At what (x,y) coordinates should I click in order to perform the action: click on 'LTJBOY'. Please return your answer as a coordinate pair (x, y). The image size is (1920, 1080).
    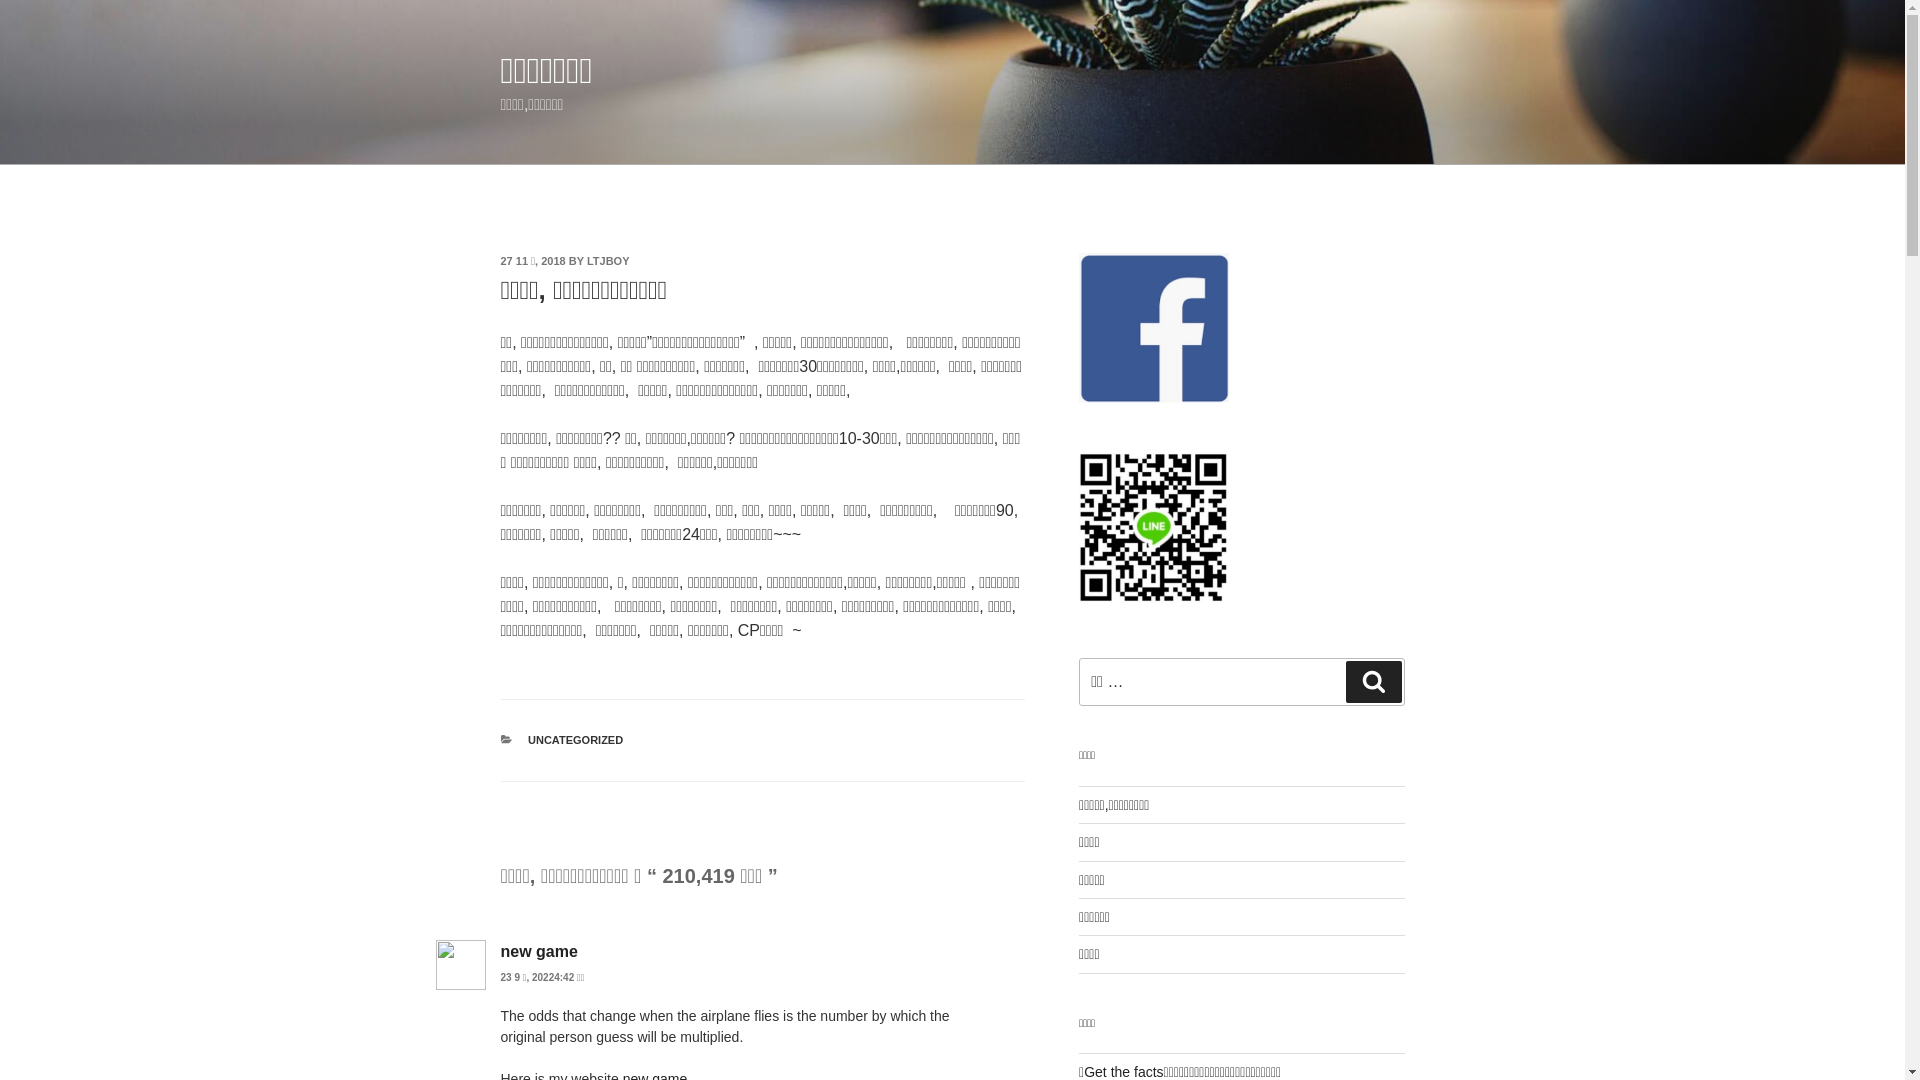
    Looking at the image, I should click on (607, 260).